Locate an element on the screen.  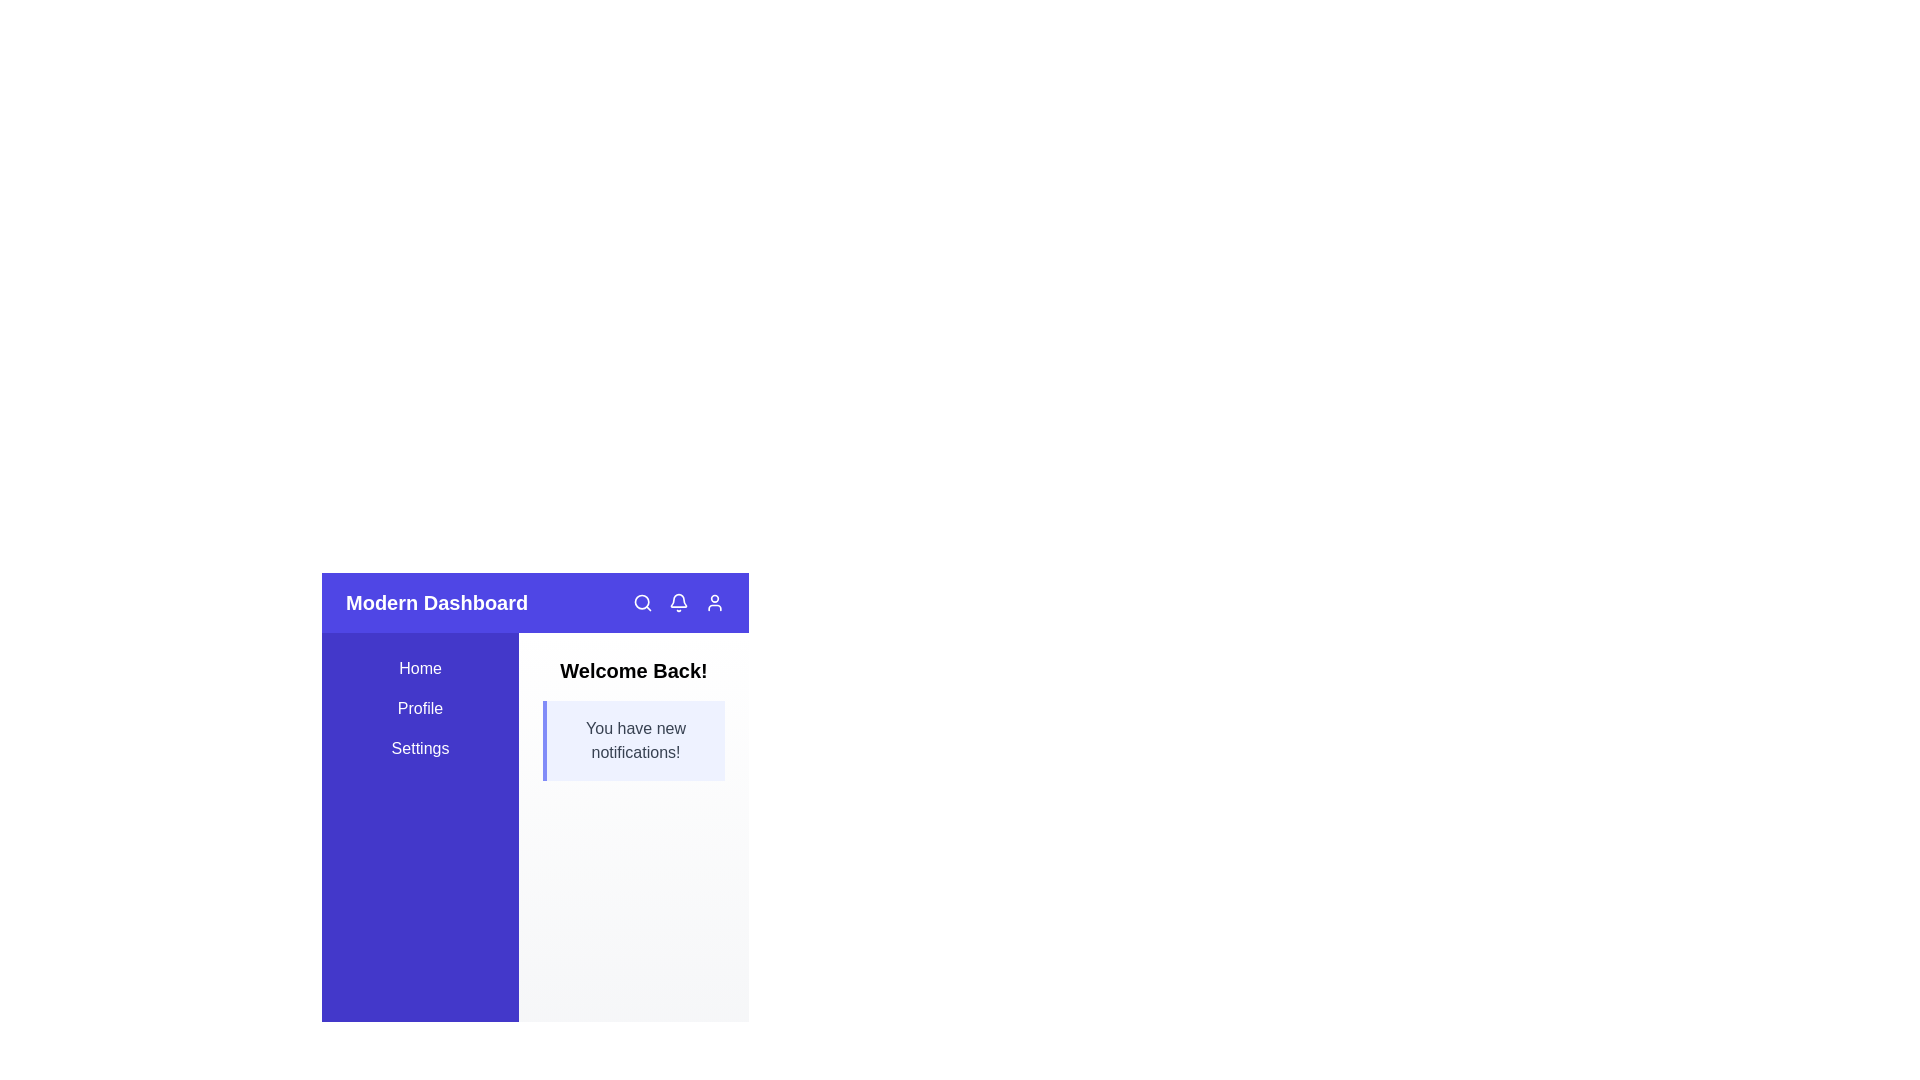
the sidebar link Home is located at coordinates (419, 668).